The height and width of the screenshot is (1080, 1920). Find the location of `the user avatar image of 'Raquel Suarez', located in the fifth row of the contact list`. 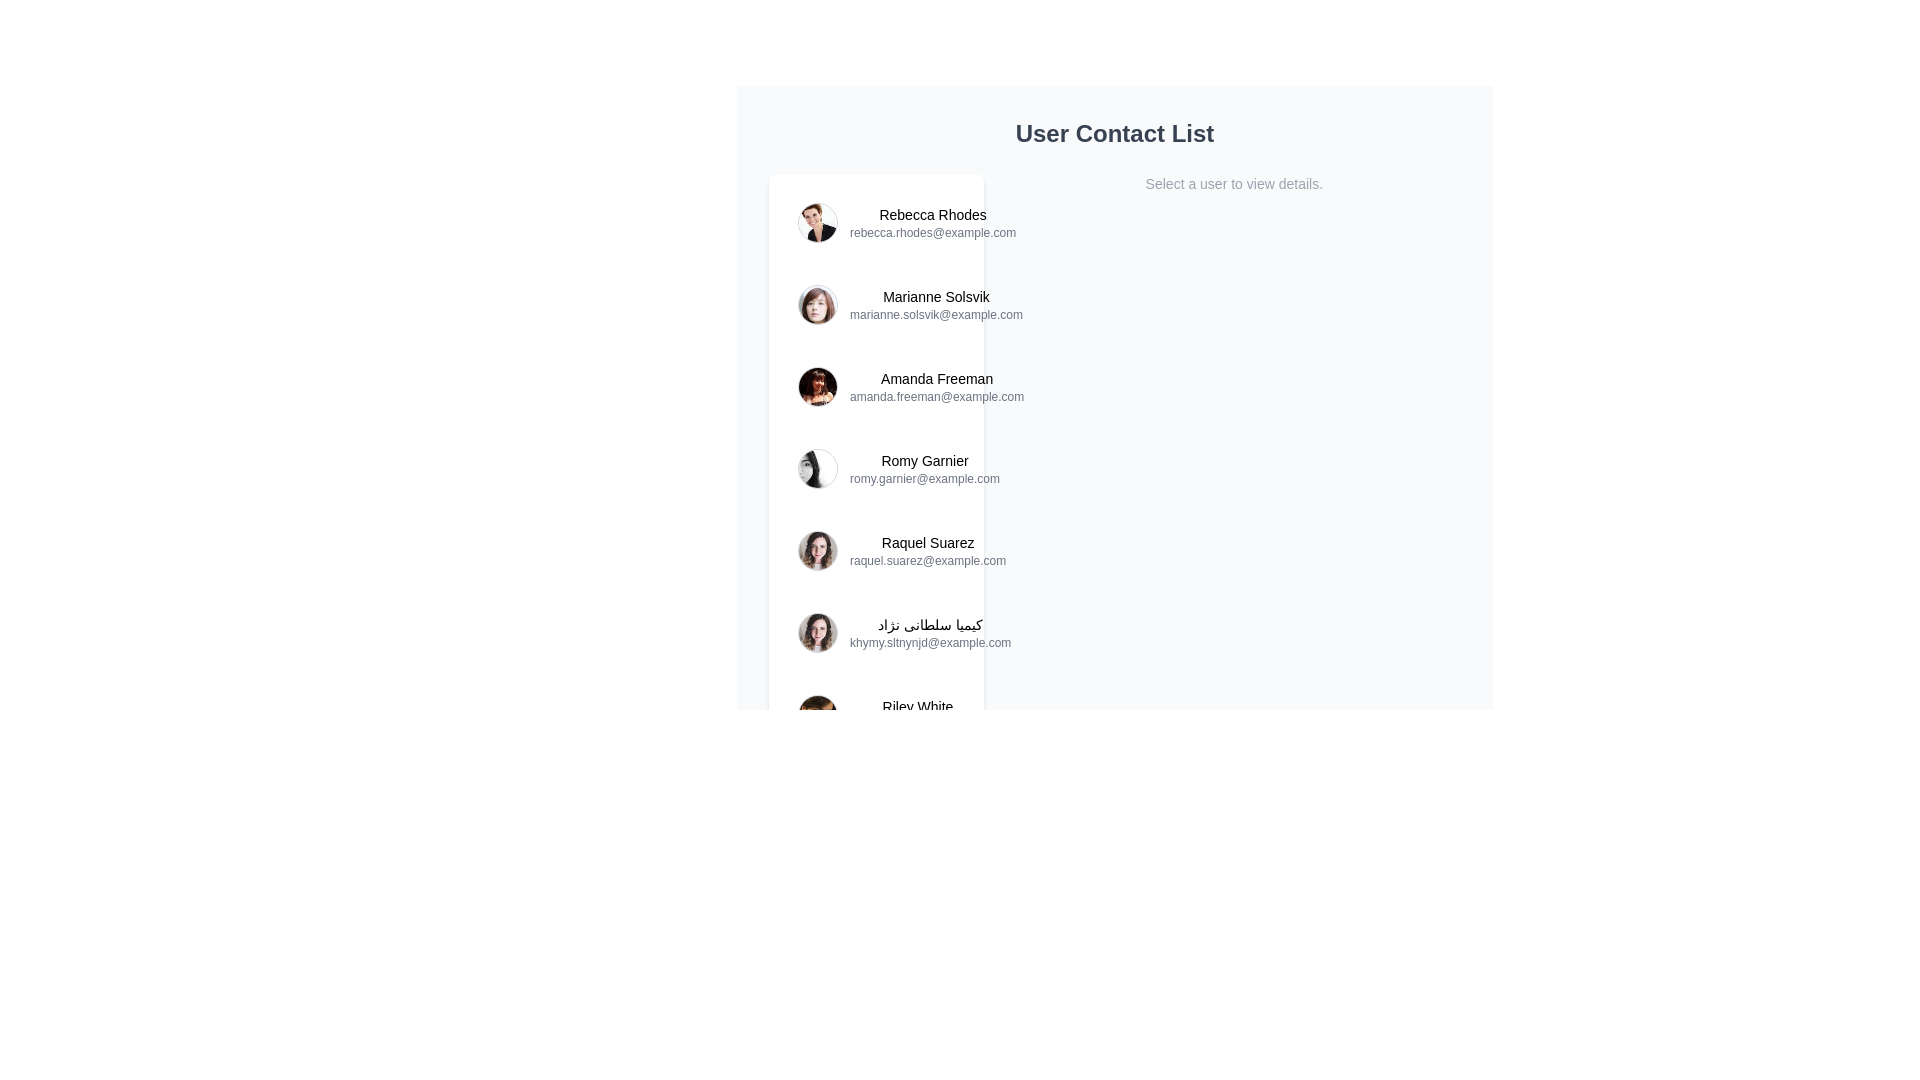

the user avatar image of 'Raquel Suarez', located in the fifth row of the contact list is located at coordinates (817, 551).